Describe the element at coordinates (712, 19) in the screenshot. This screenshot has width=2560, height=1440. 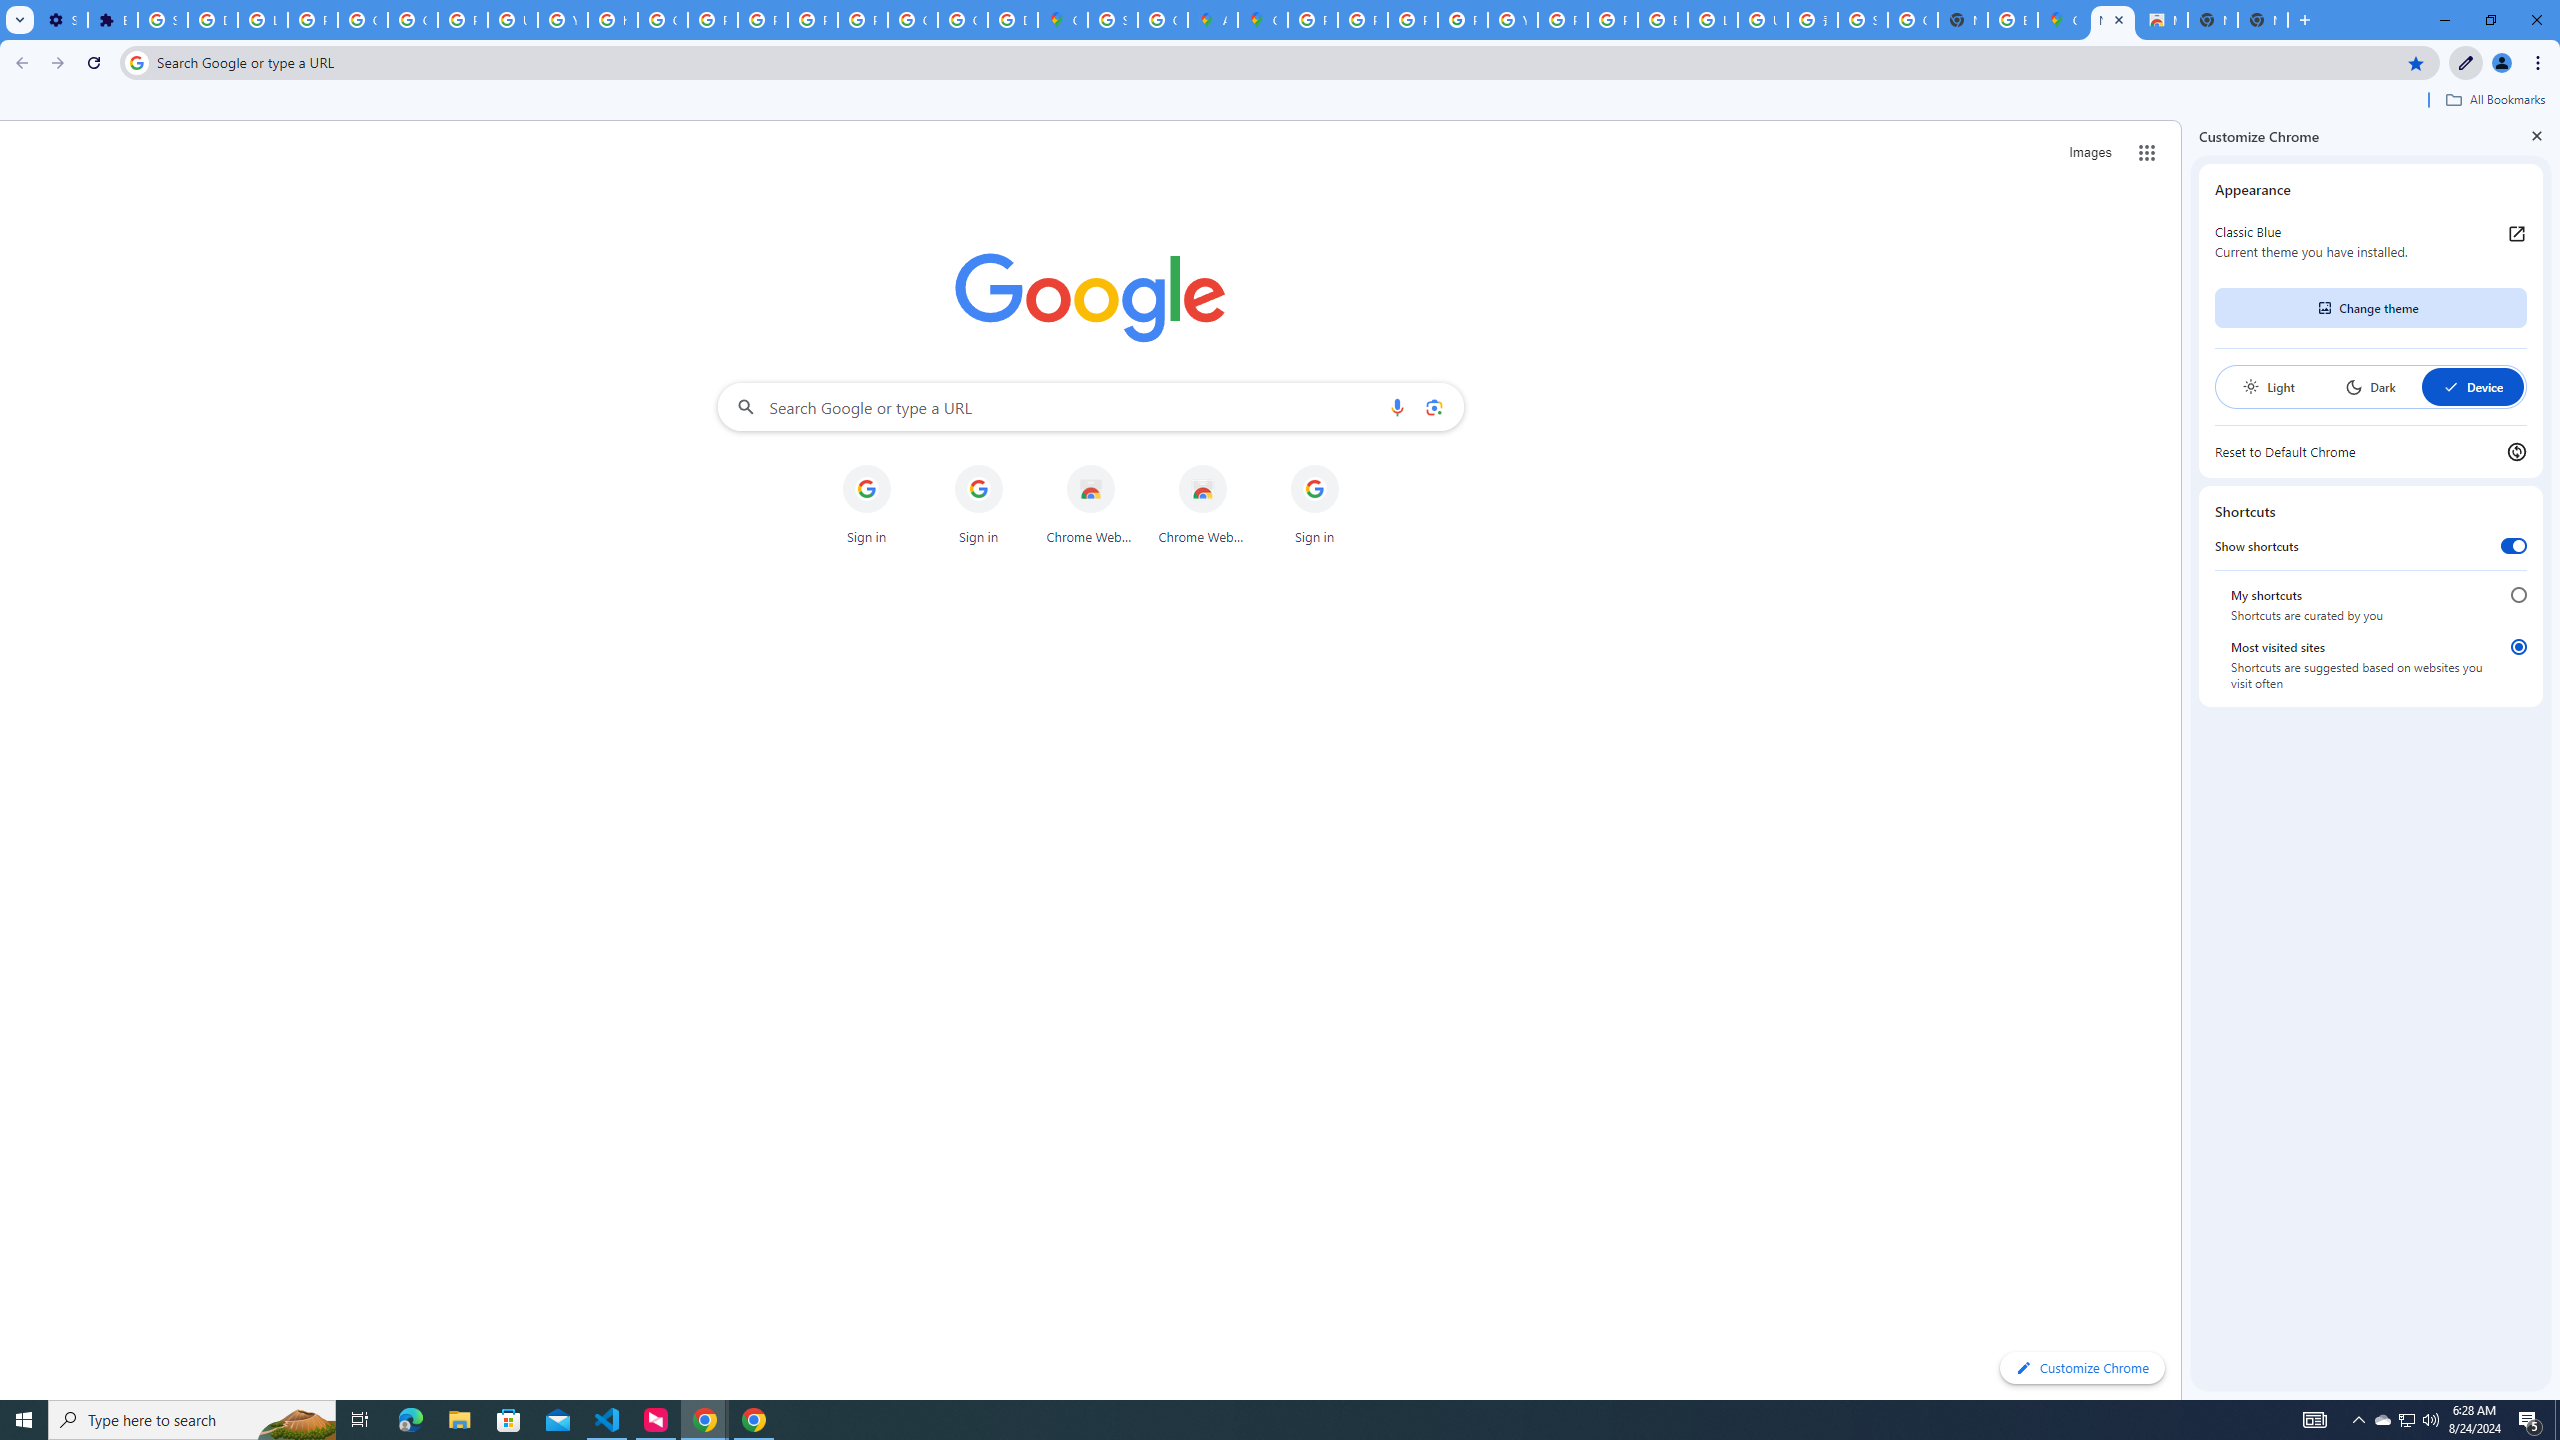
I see `'Privacy Help Center - Policies Help'` at that location.